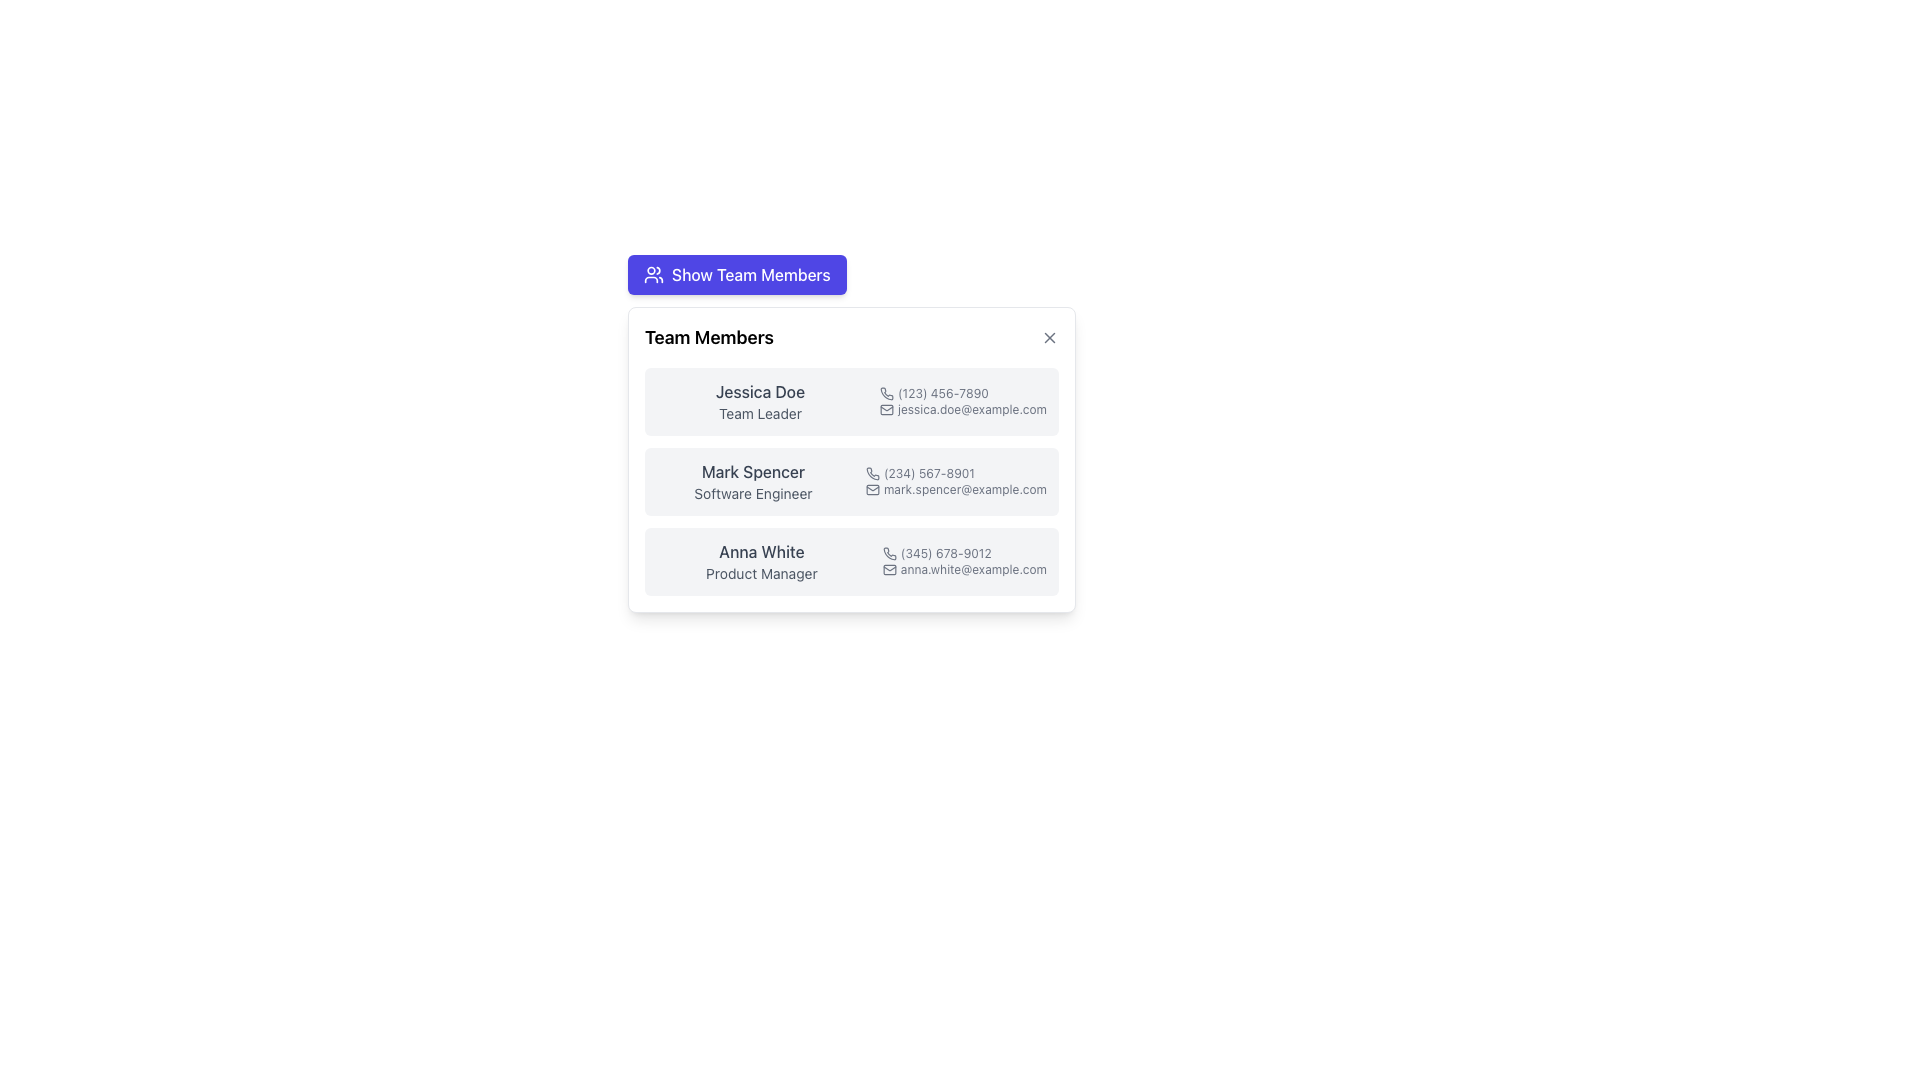  I want to click on the envelope icon that is part of the iconography system, so click(872, 489).